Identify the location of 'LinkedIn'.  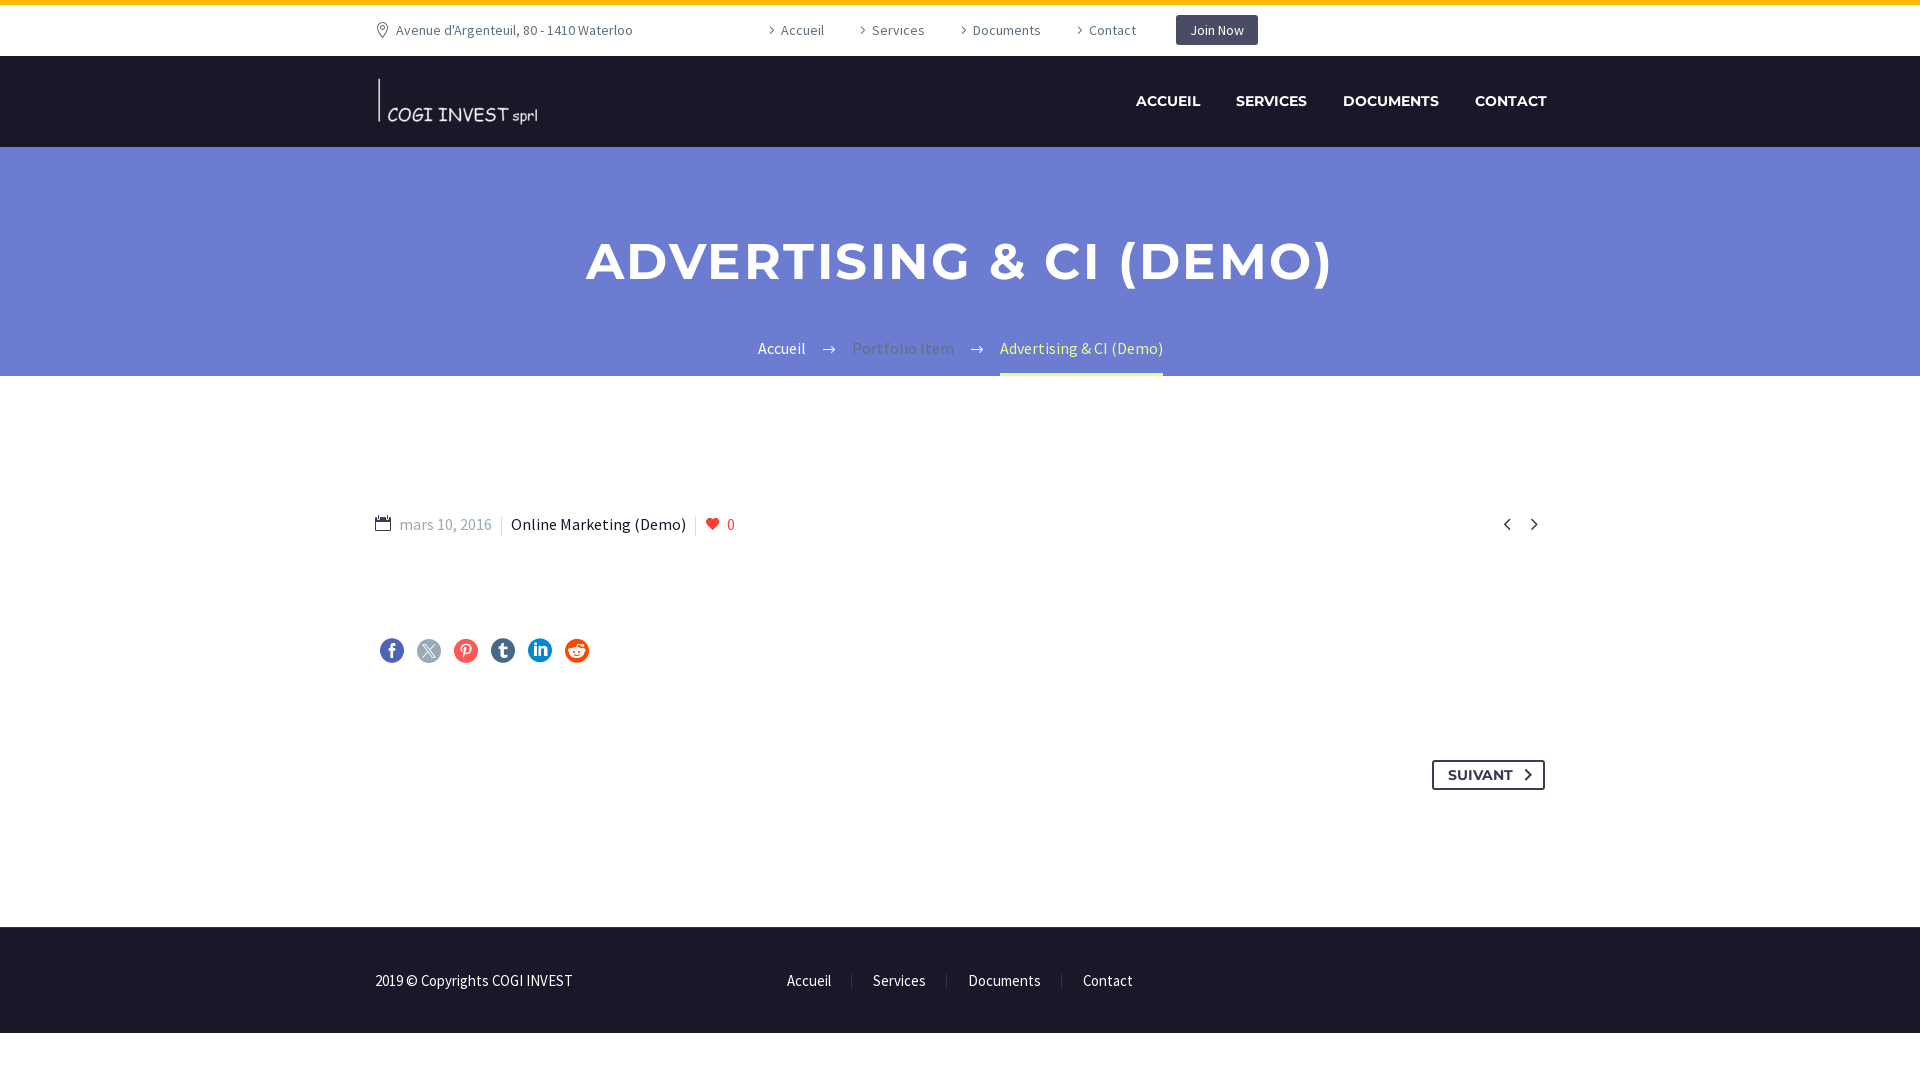
(539, 651).